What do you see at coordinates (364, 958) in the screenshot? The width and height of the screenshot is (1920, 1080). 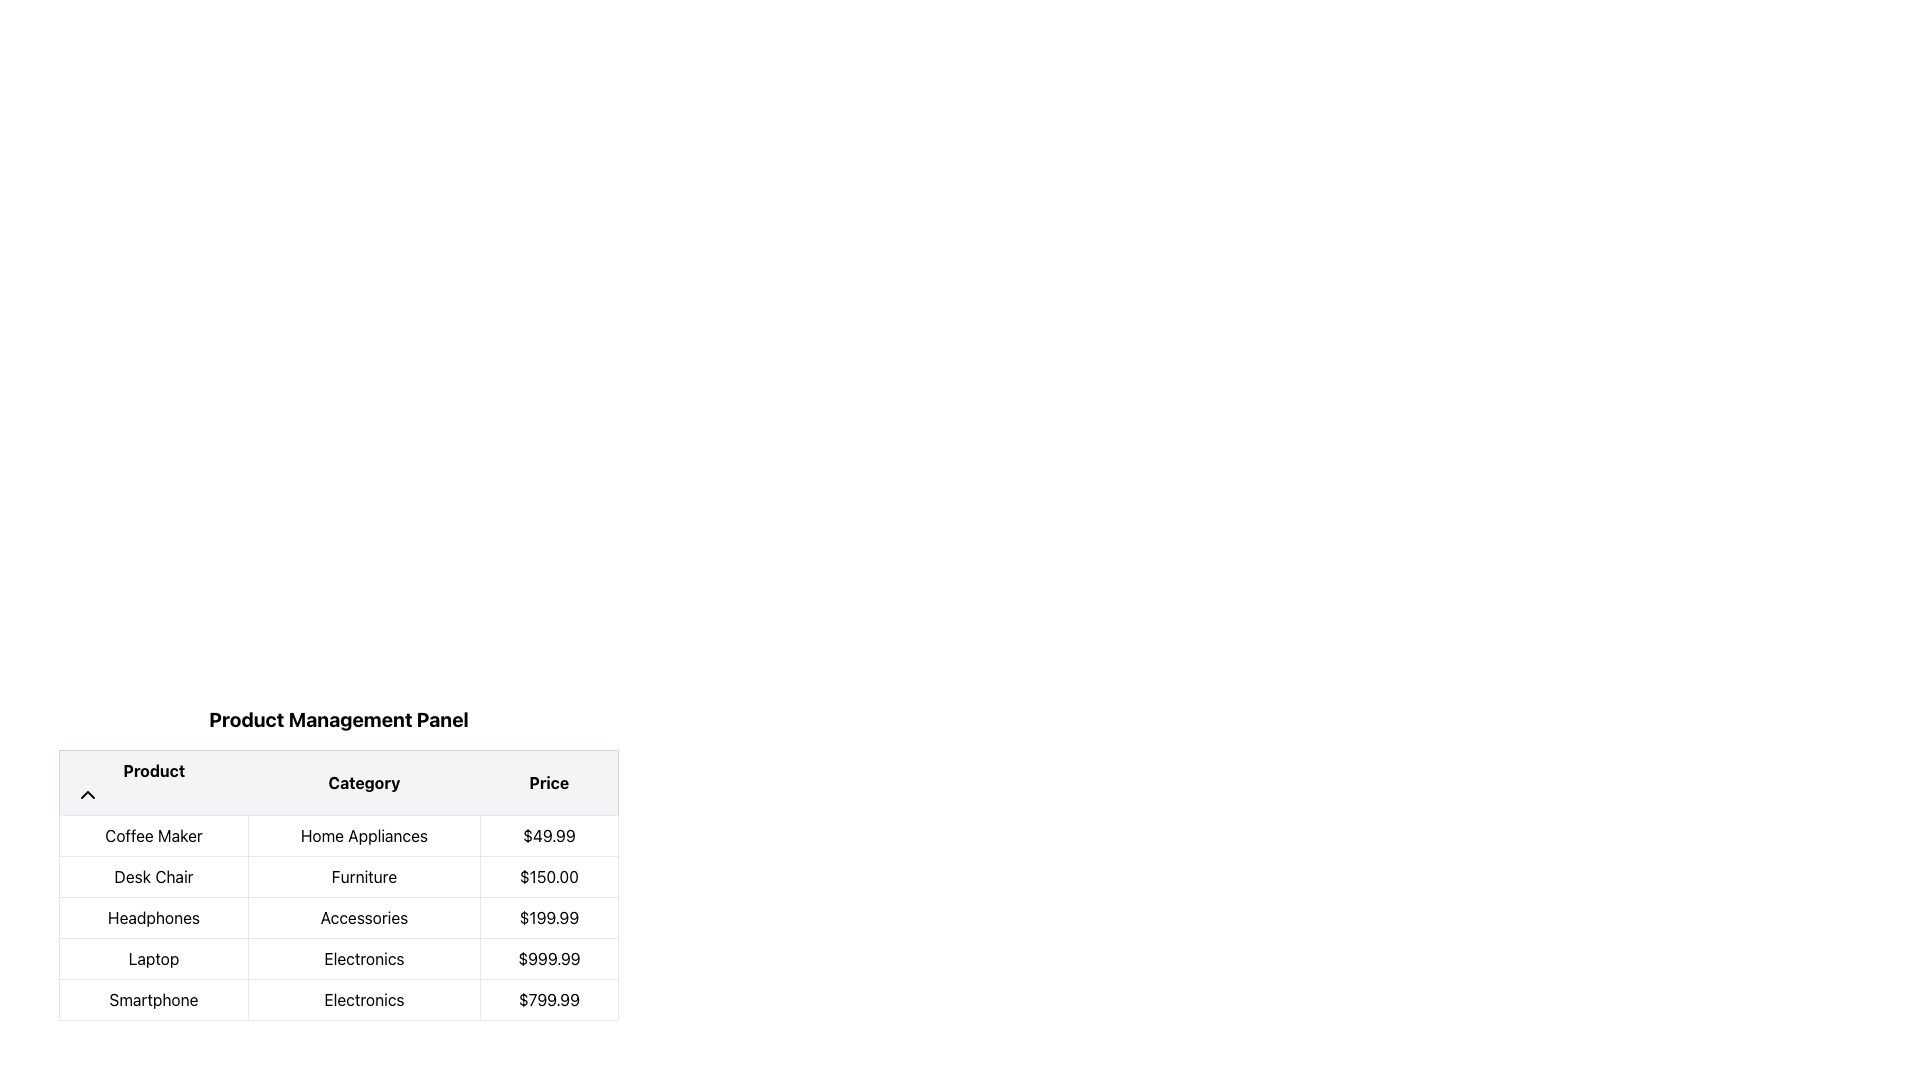 I see `the table cell displaying the category label 'Electronics' in the fourth row and second column` at bounding box center [364, 958].